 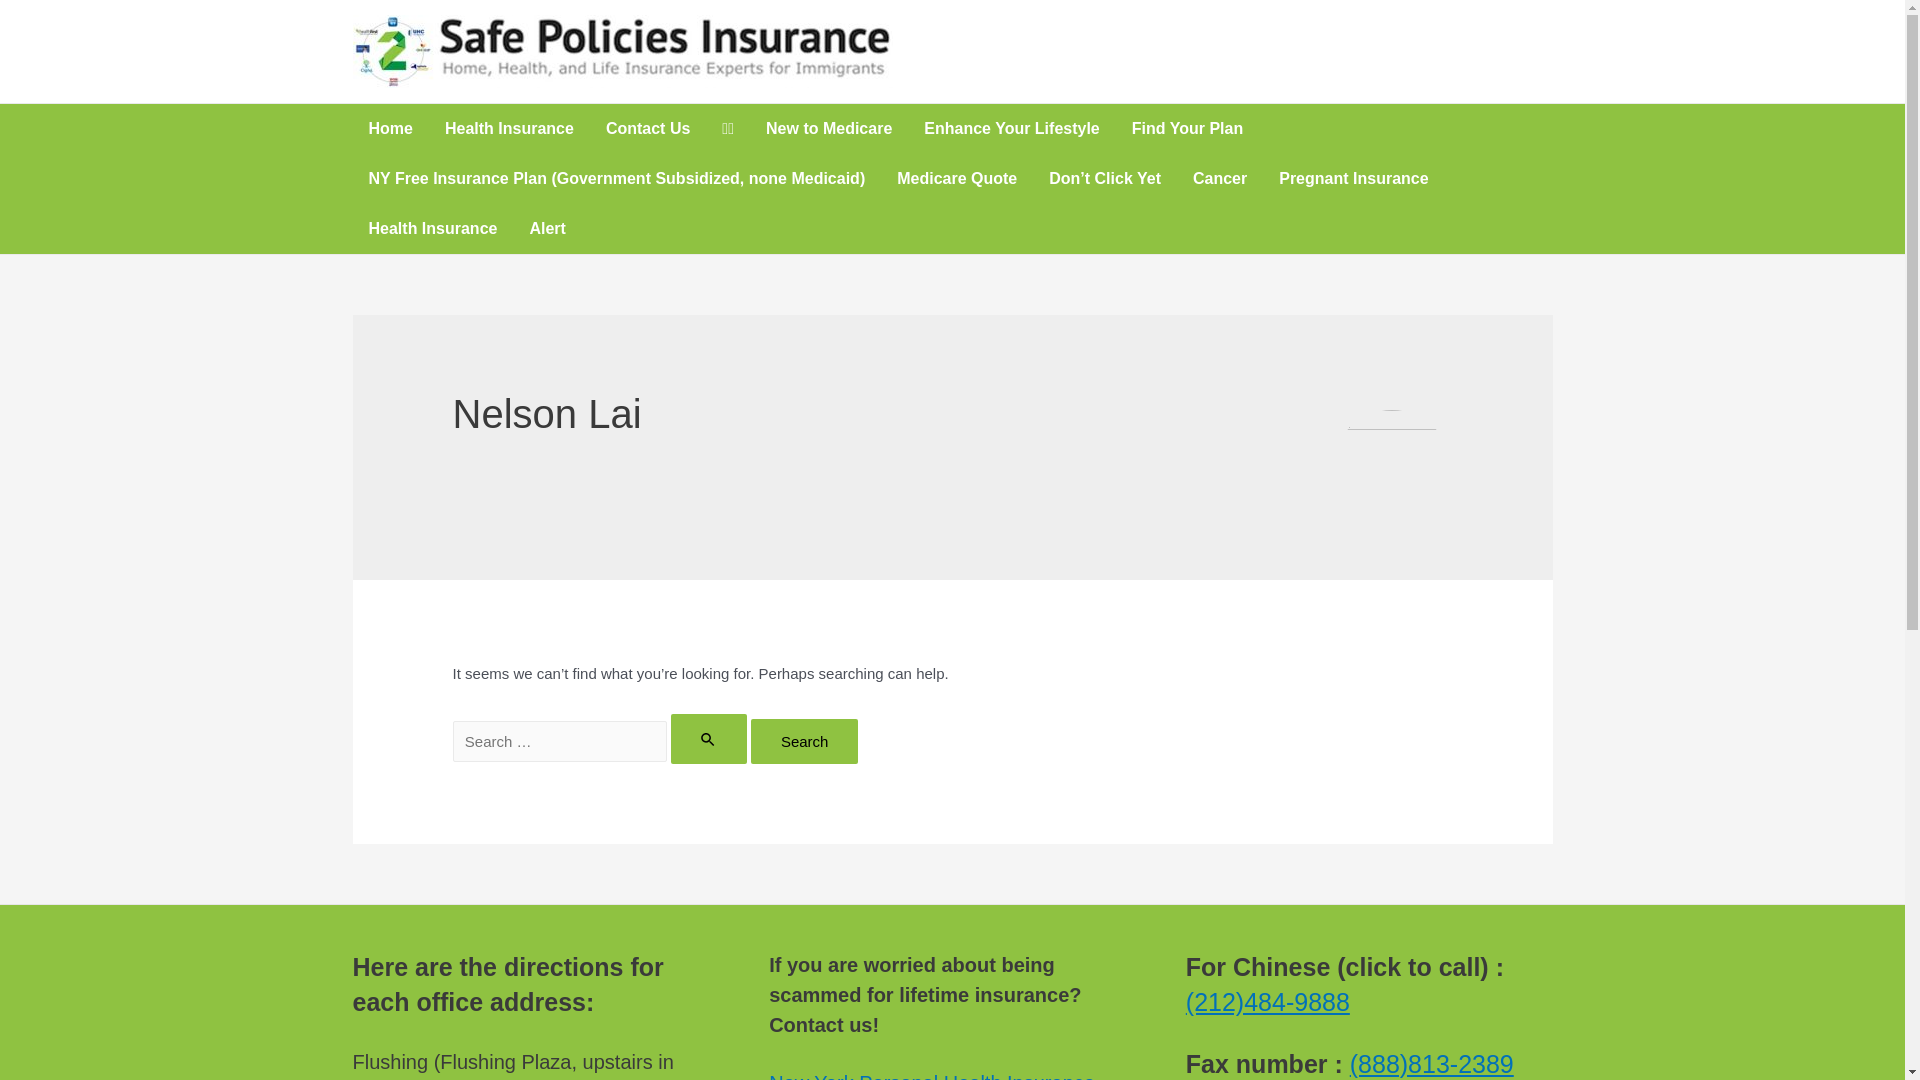 What do you see at coordinates (1187, 128) in the screenshot?
I see `'Find Your Plan'` at bounding box center [1187, 128].